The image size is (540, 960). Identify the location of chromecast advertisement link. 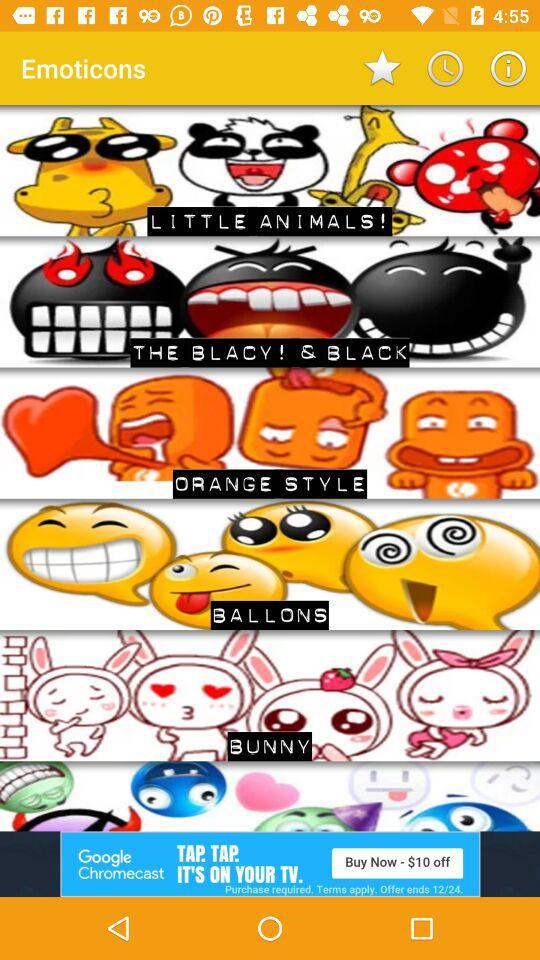
(270, 863).